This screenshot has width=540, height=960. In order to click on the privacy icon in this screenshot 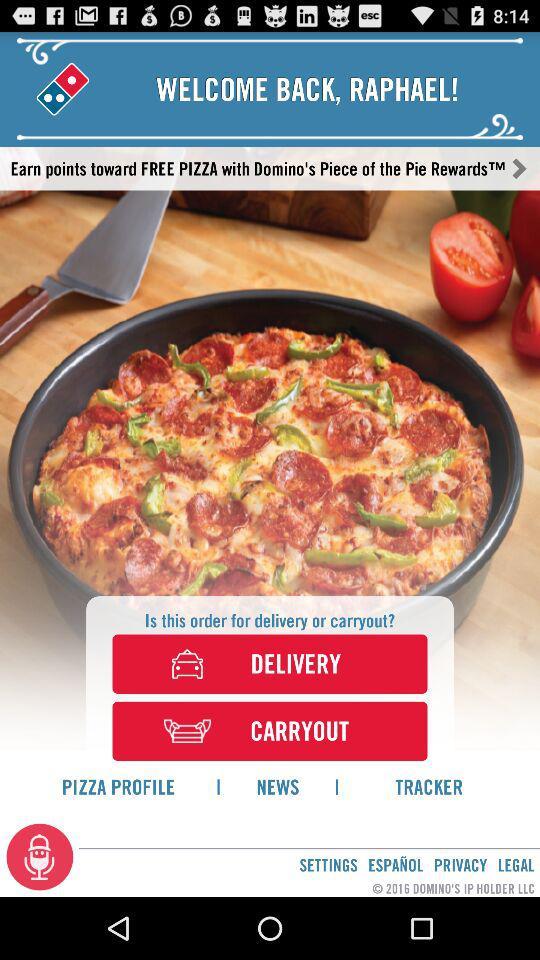, I will do `click(460, 864)`.